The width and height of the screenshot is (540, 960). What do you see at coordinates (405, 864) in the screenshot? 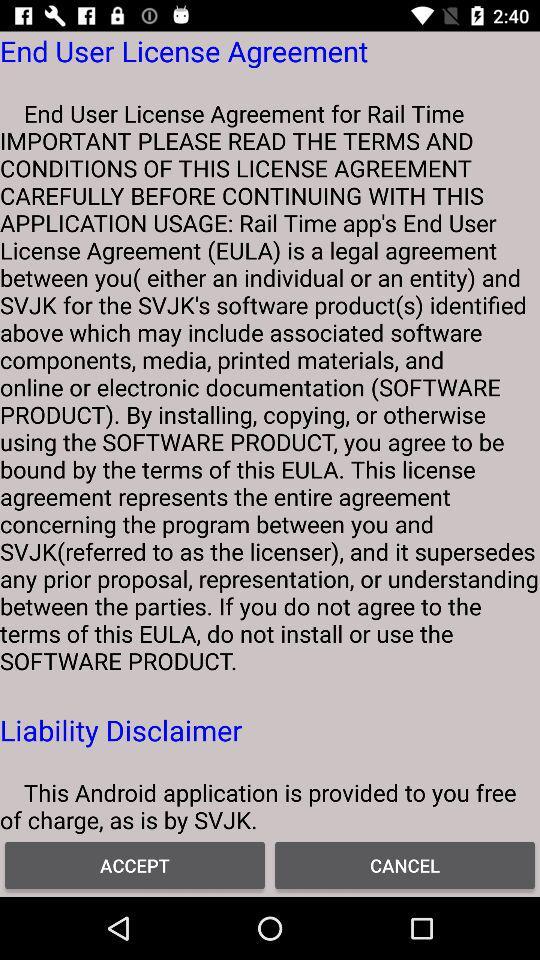
I see `cancel` at bounding box center [405, 864].